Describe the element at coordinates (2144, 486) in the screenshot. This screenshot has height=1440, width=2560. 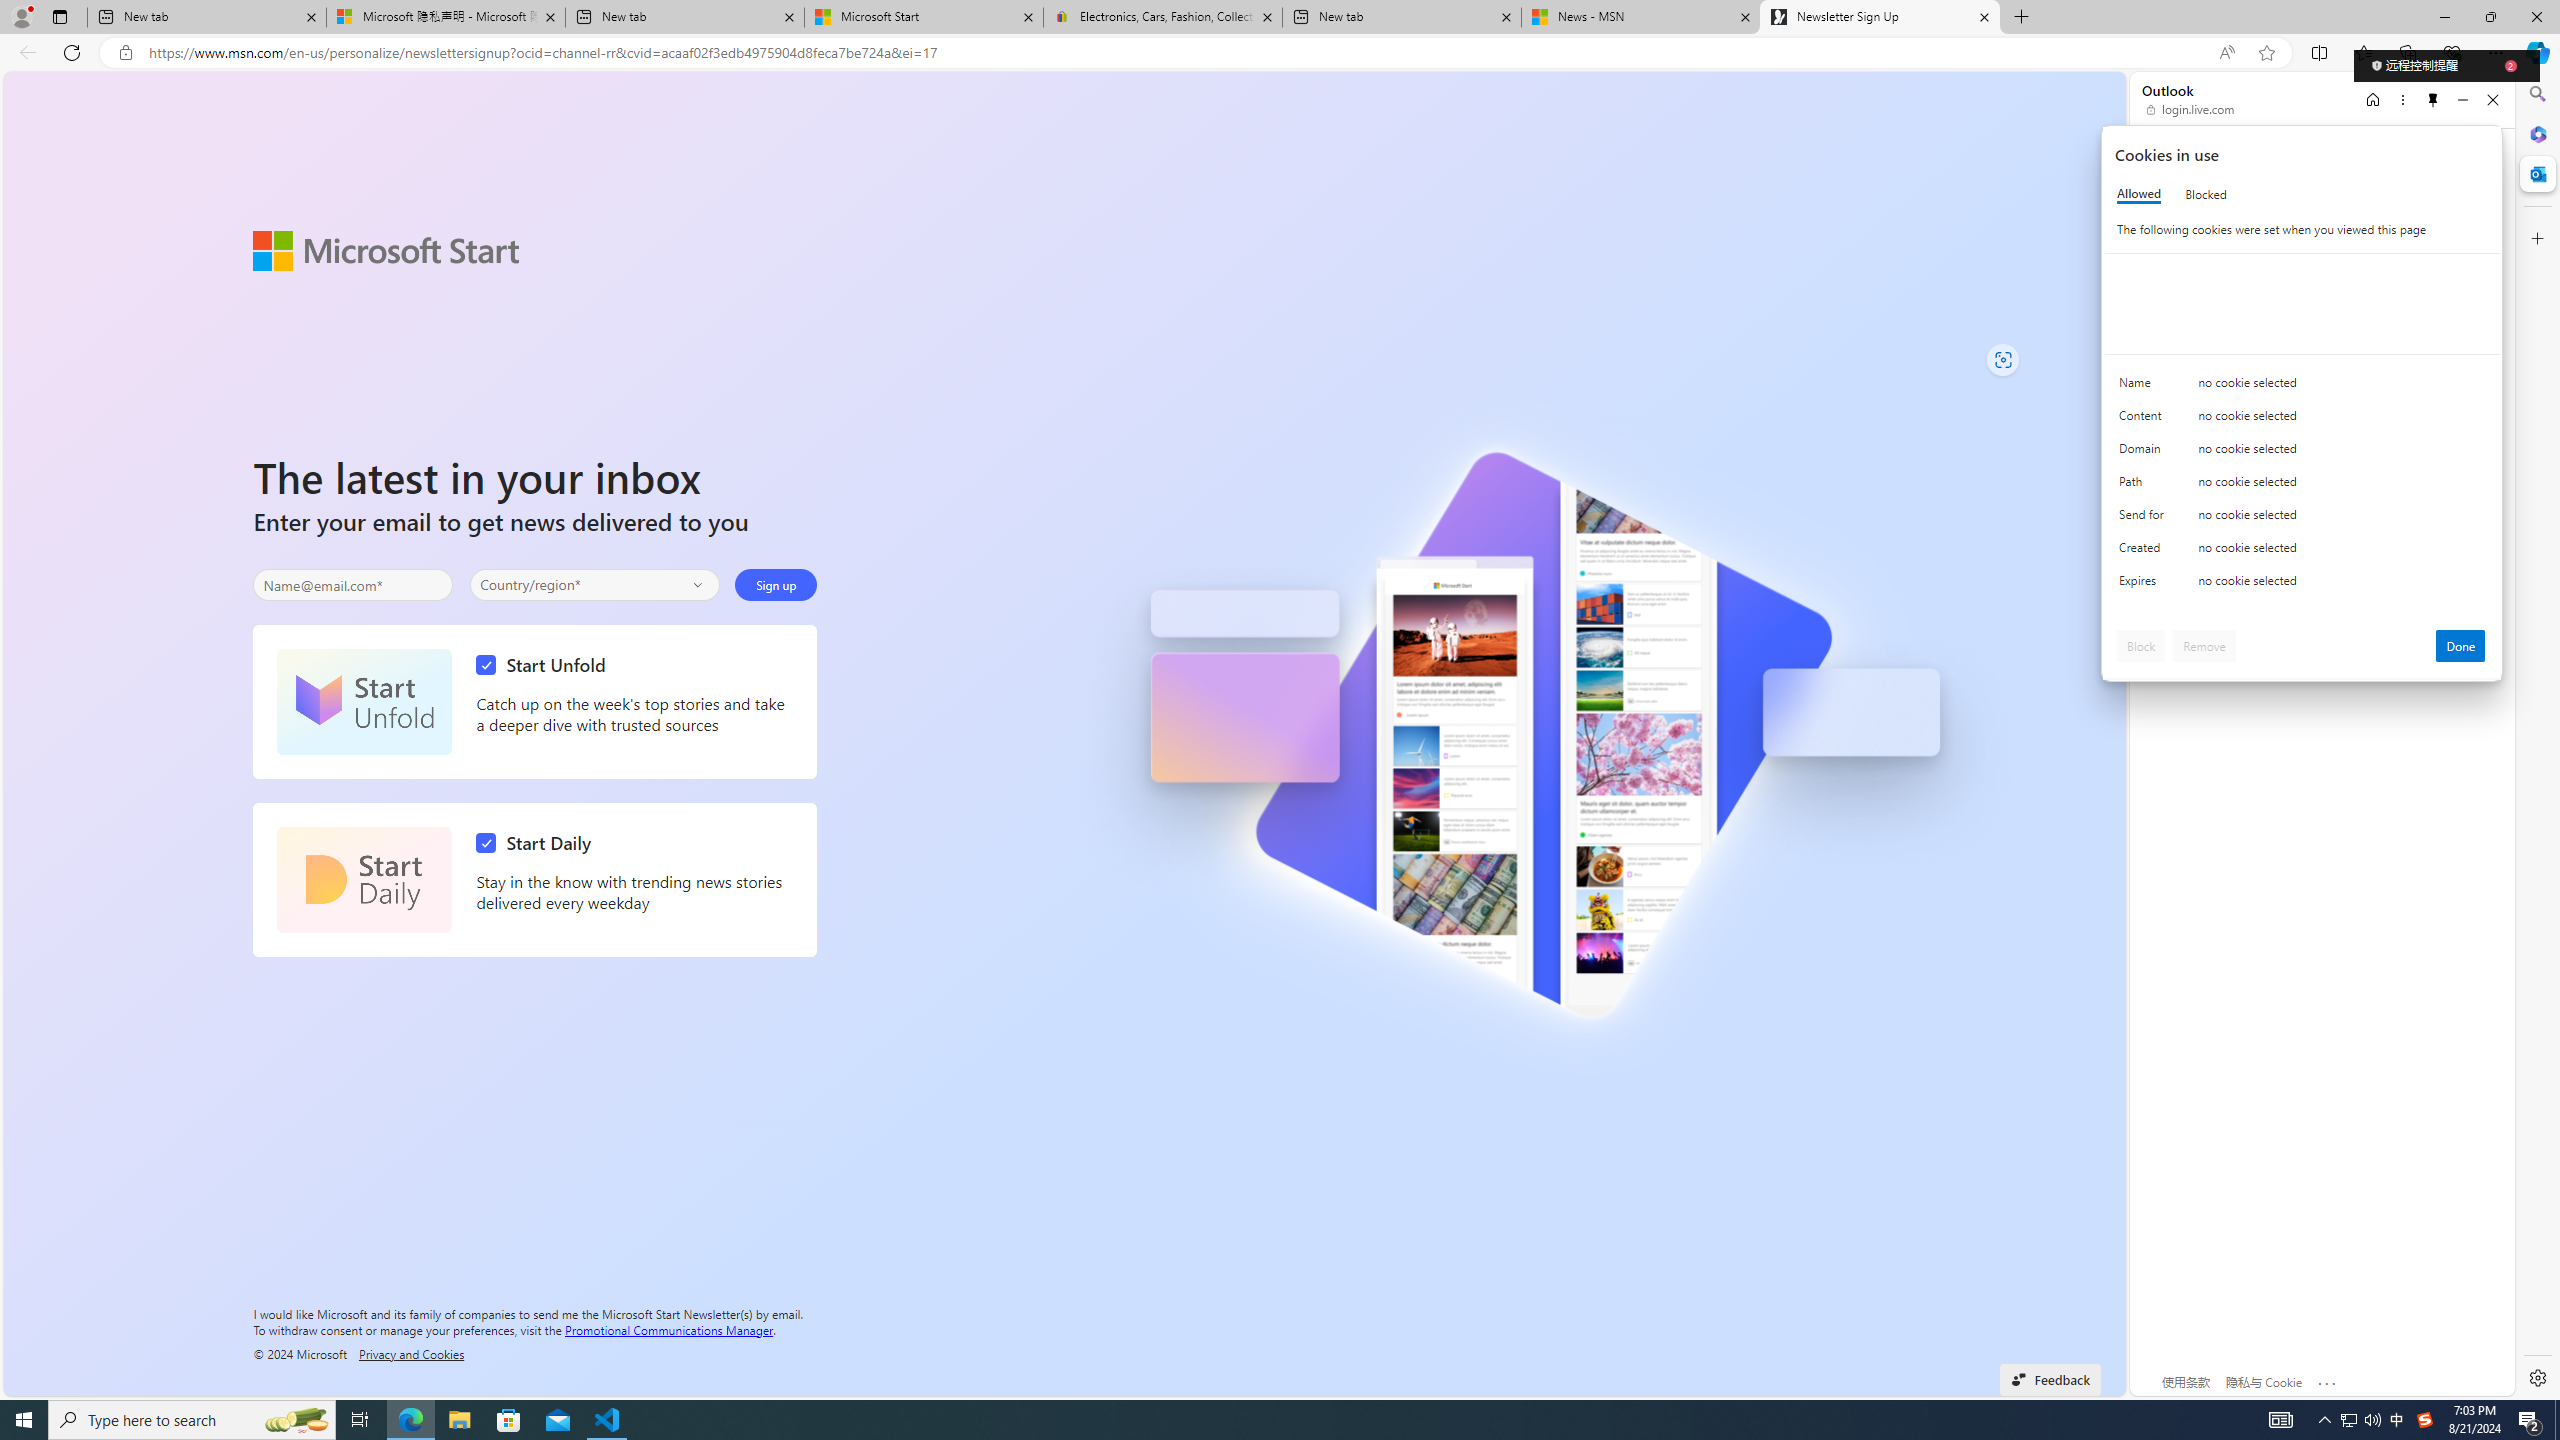
I see `'Path'` at that location.